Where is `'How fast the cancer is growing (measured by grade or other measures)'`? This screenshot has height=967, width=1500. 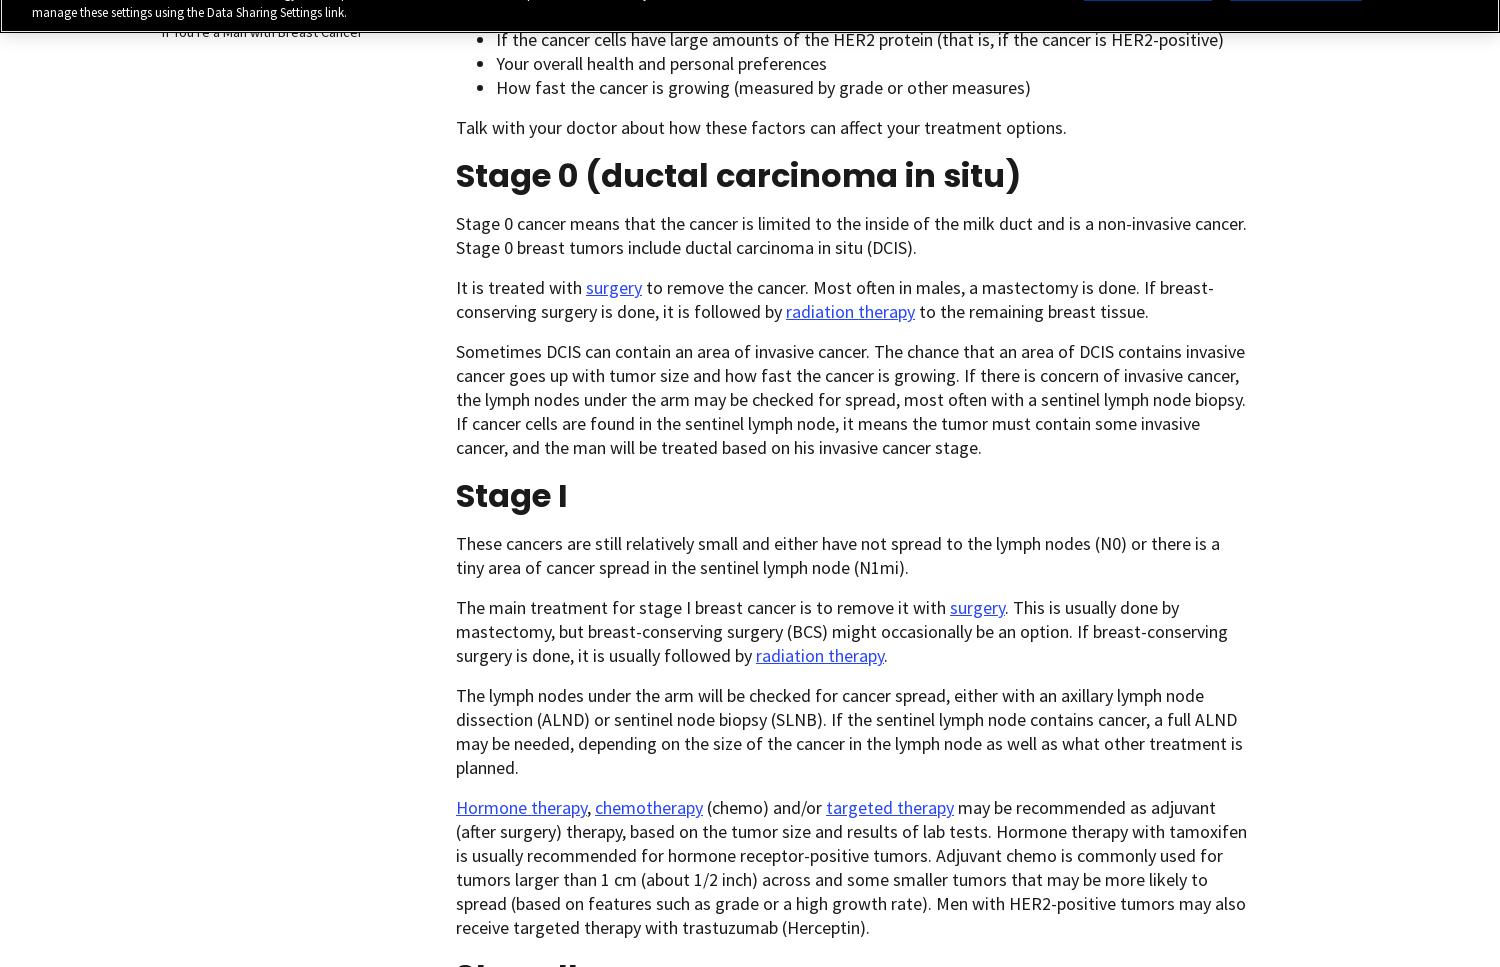
'How fast the cancer is growing (measured by grade or other measures)' is located at coordinates (763, 87).